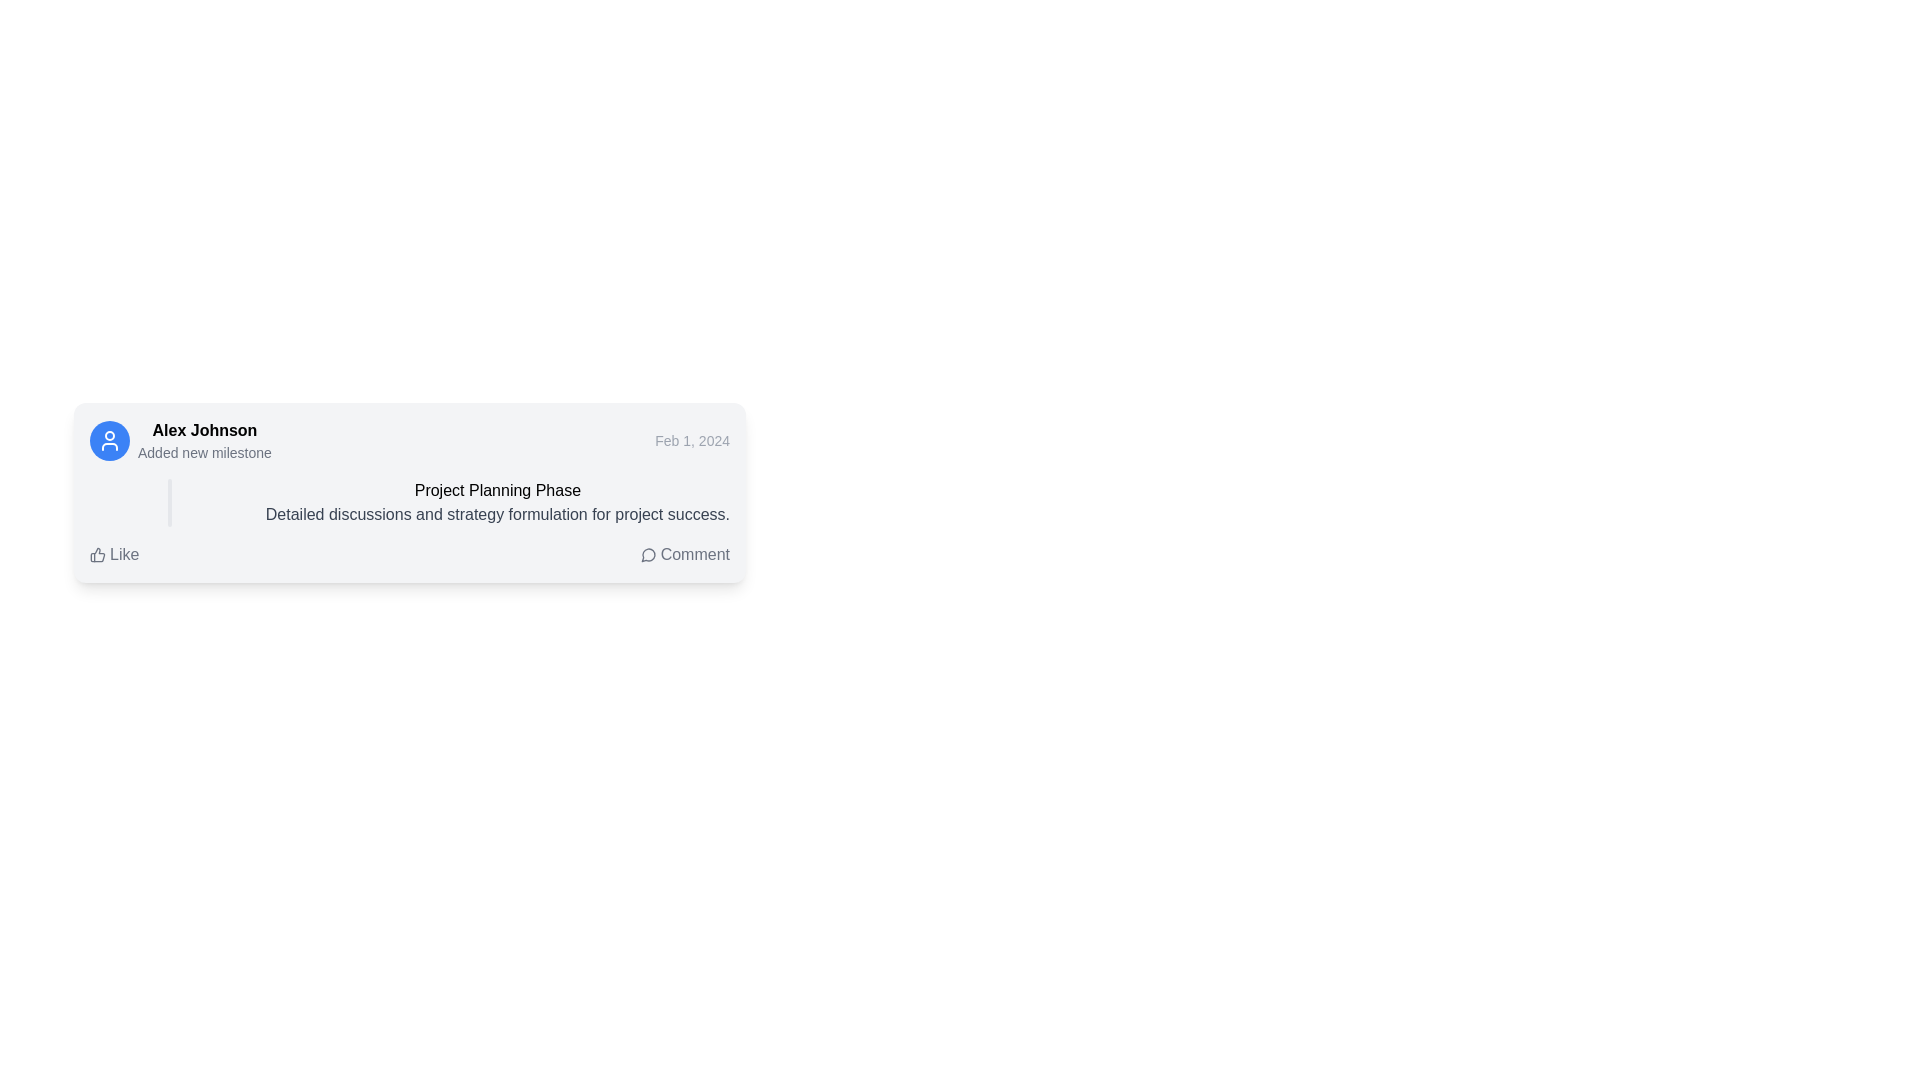 This screenshot has height=1080, width=1920. What do you see at coordinates (648, 555) in the screenshot?
I see `the circular speech bubble icon located to the left of the 'Comment' label in the card's footer` at bounding box center [648, 555].